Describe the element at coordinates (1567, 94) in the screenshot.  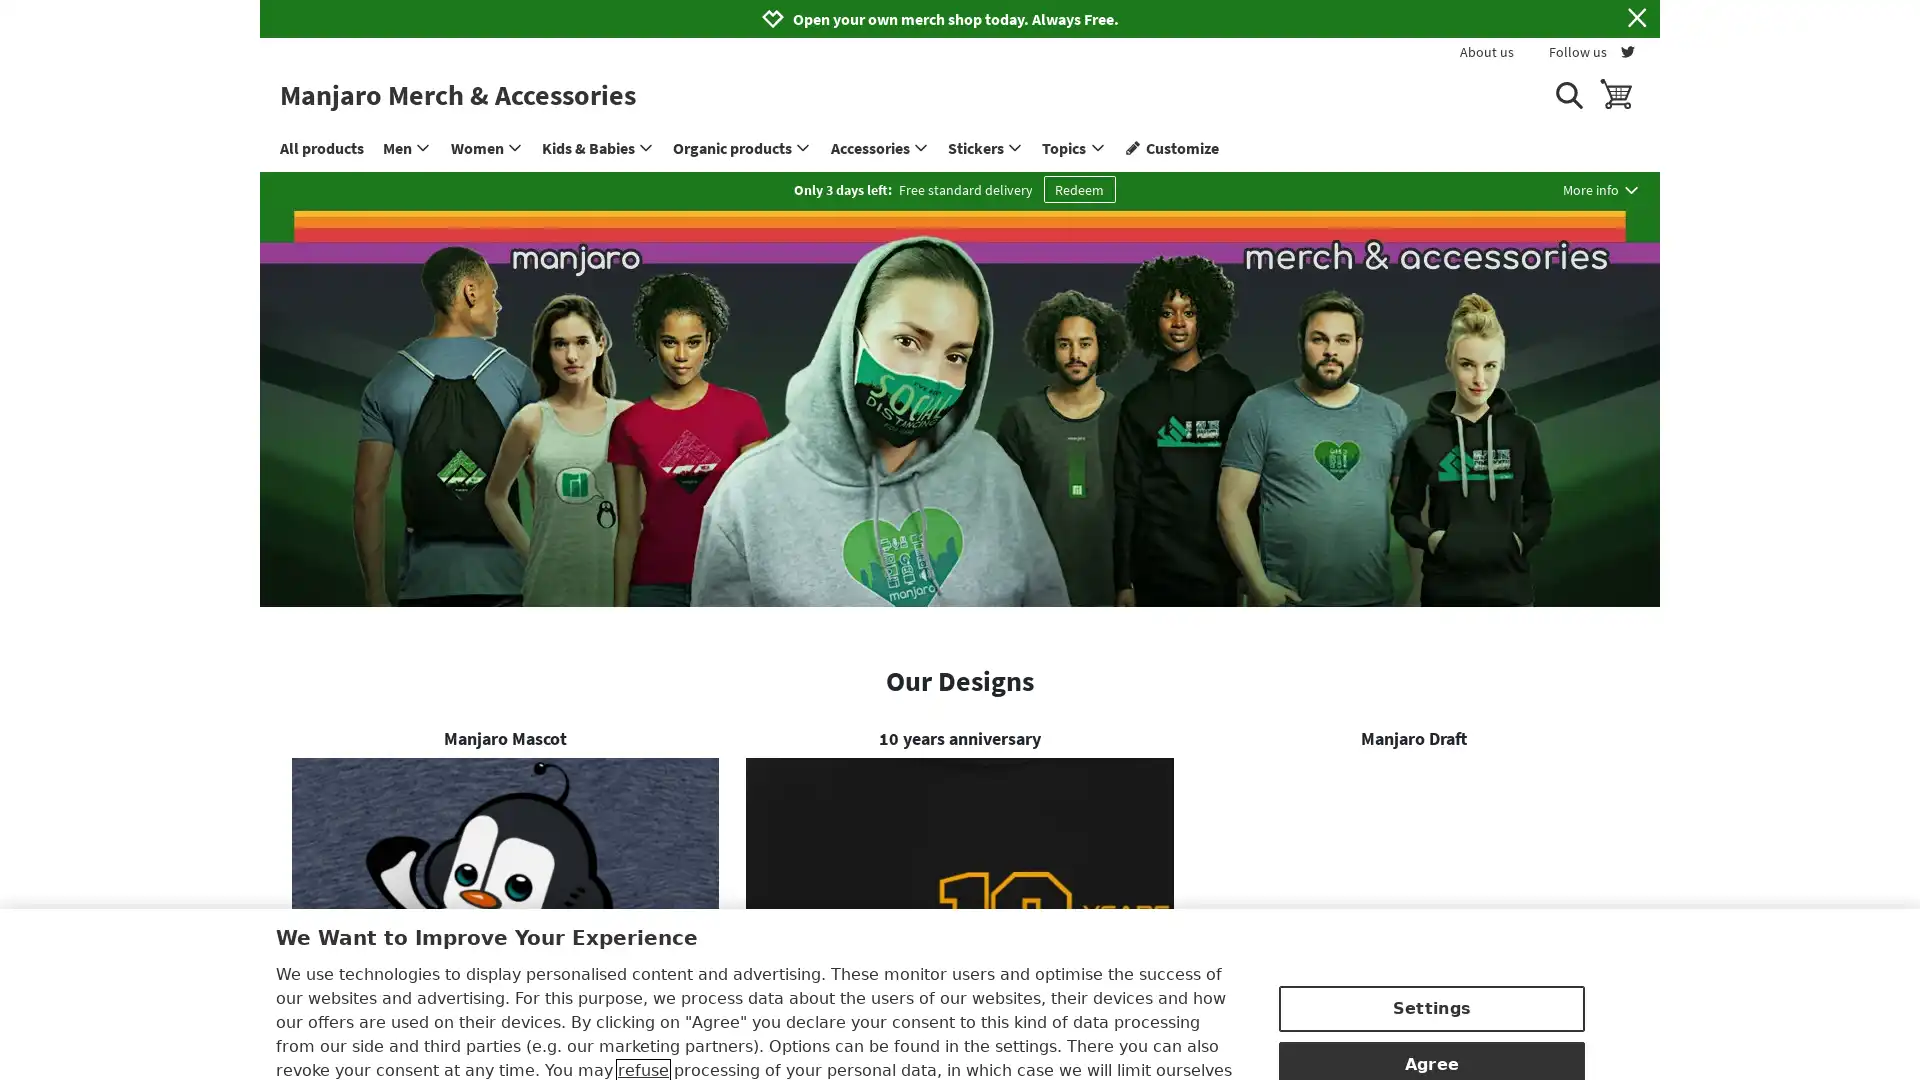
I see `show search` at that location.